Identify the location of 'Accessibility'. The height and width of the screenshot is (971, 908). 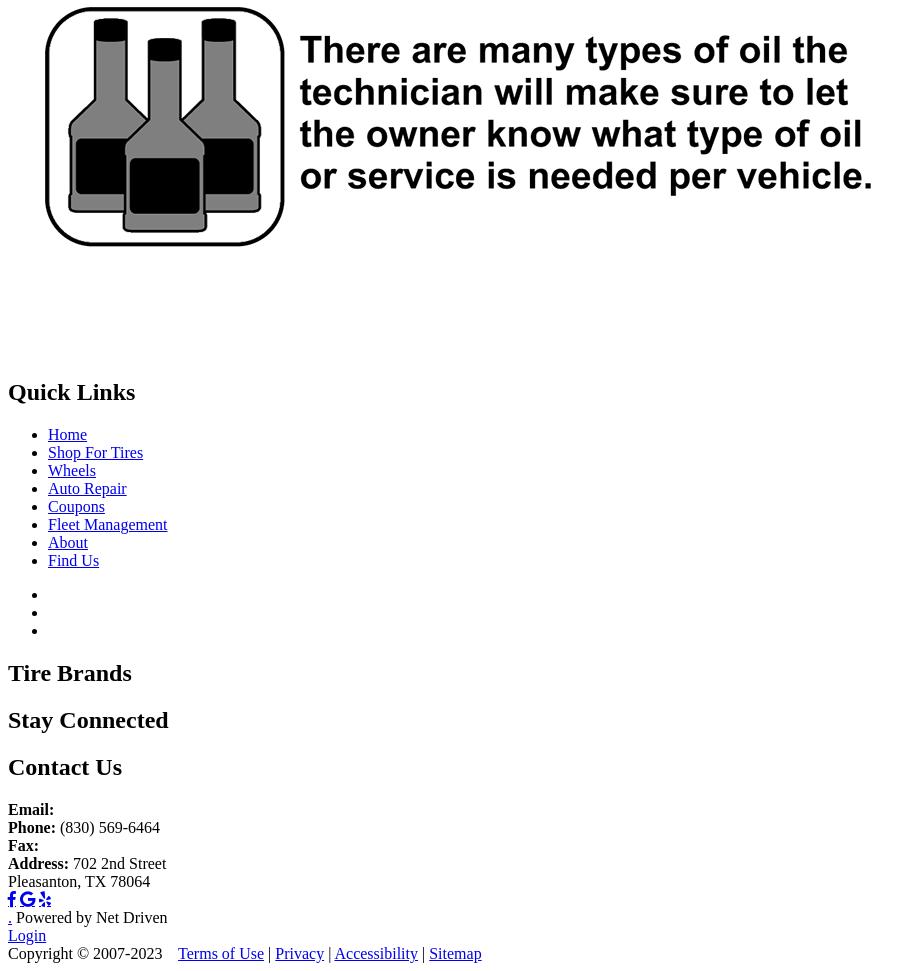
(332, 951).